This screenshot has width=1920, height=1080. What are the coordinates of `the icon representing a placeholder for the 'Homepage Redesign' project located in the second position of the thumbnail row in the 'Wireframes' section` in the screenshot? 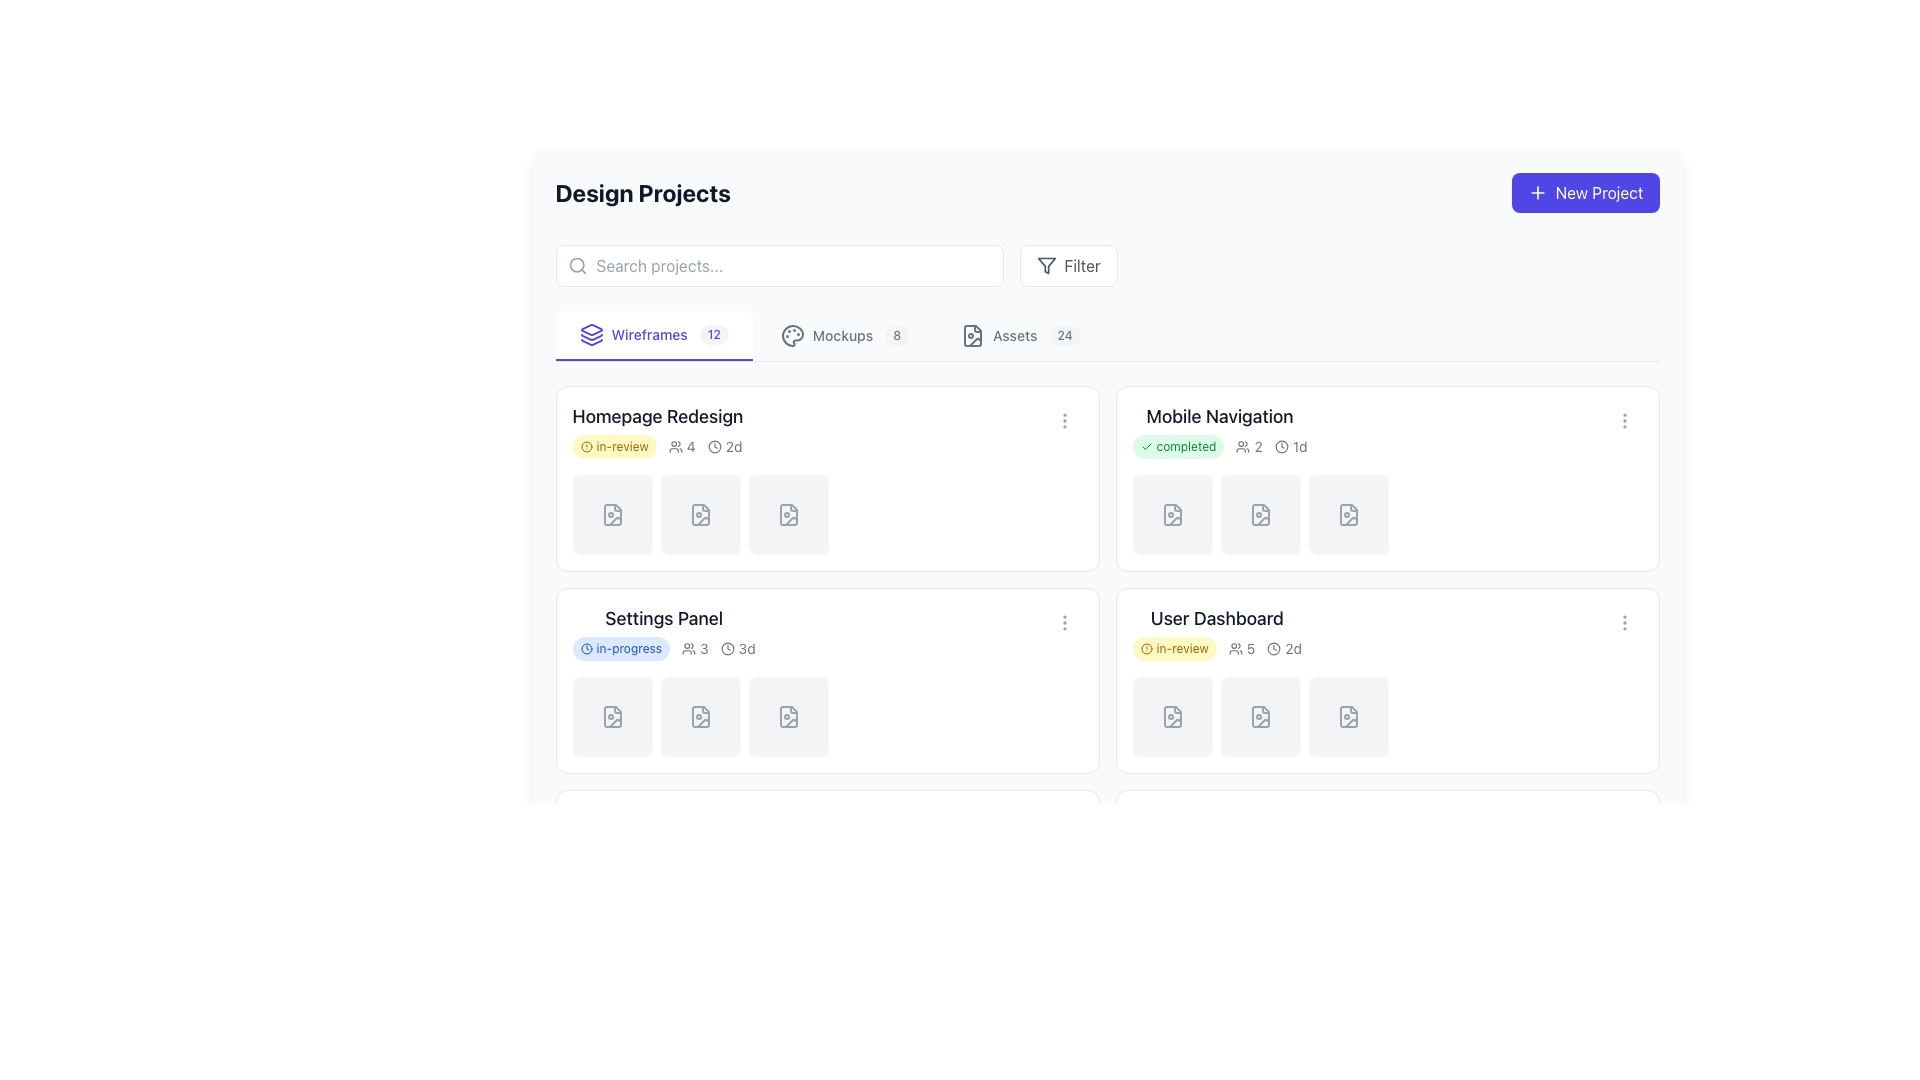 It's located at (787, 514).